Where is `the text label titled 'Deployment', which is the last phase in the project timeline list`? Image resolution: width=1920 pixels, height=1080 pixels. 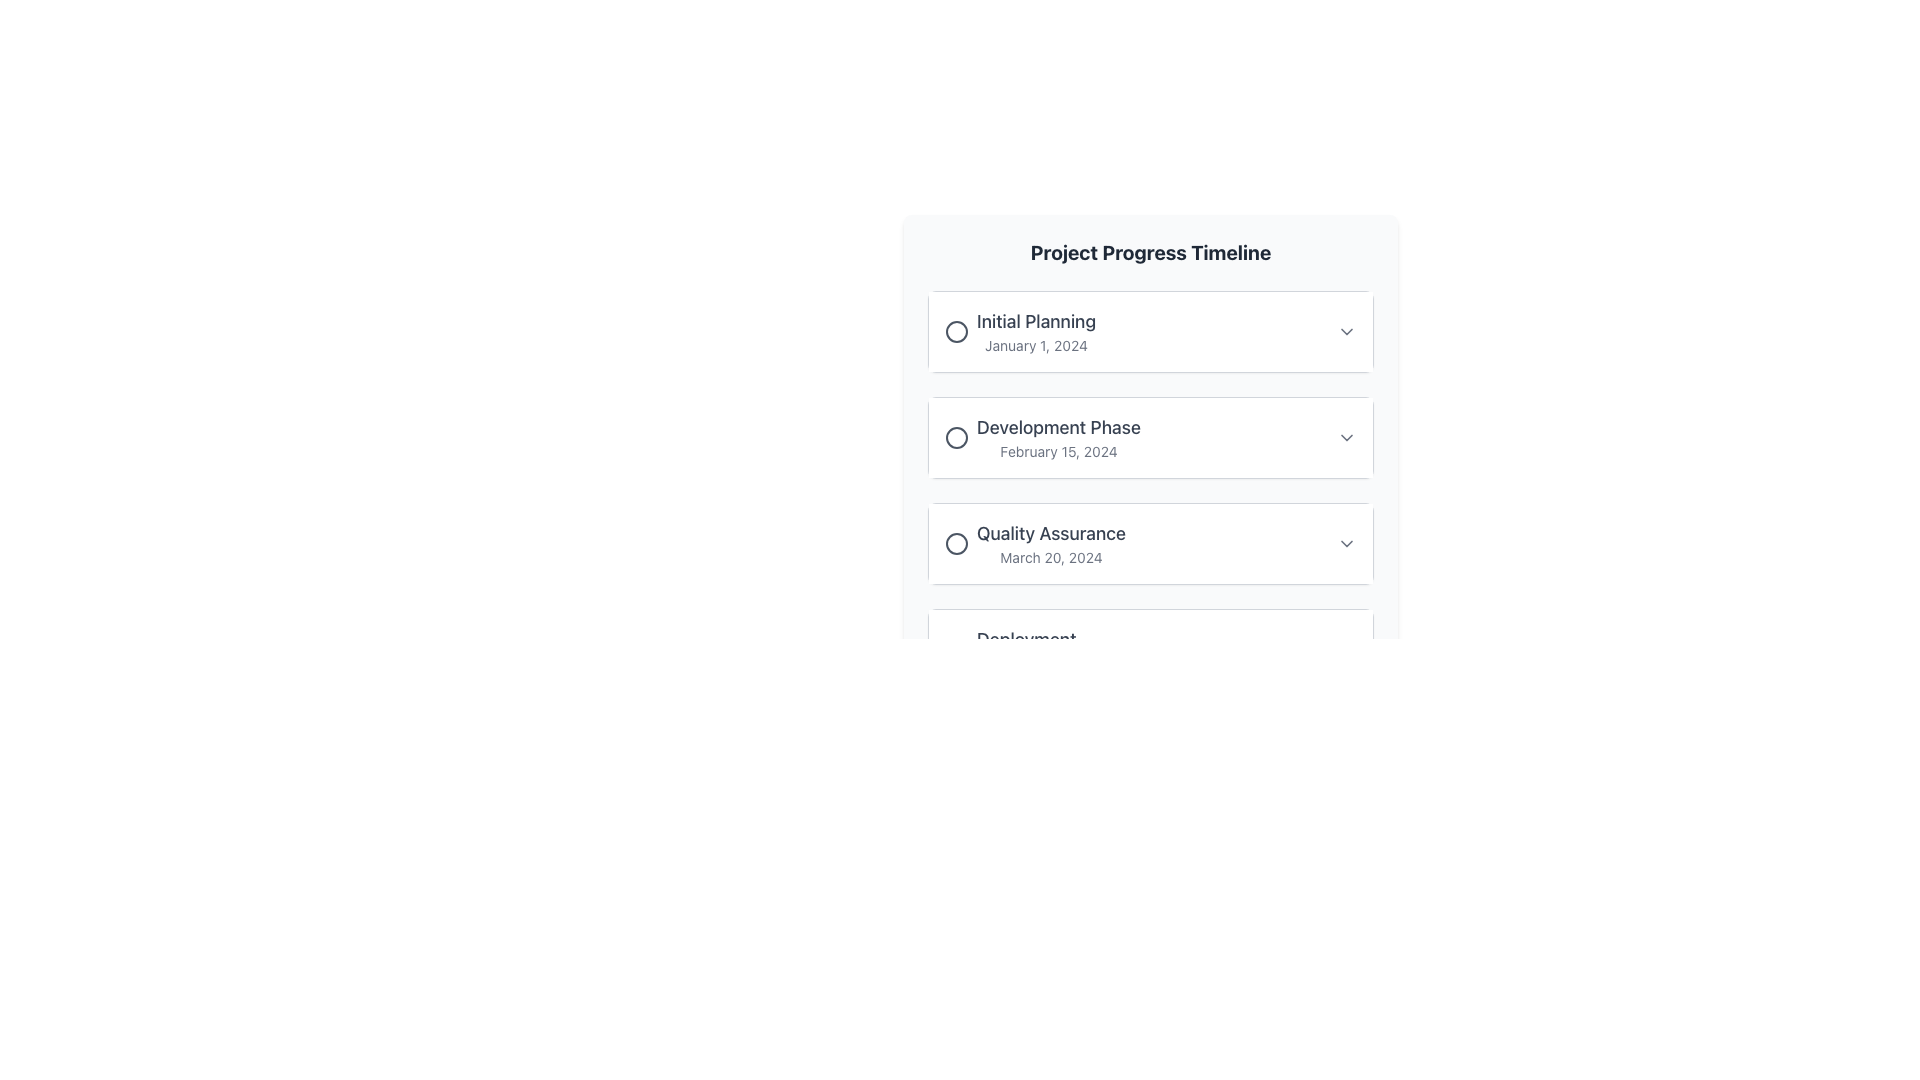
the text label titled 'Deployment', which is the last phase in the project timeline list is located at coordinates (1026, 640).